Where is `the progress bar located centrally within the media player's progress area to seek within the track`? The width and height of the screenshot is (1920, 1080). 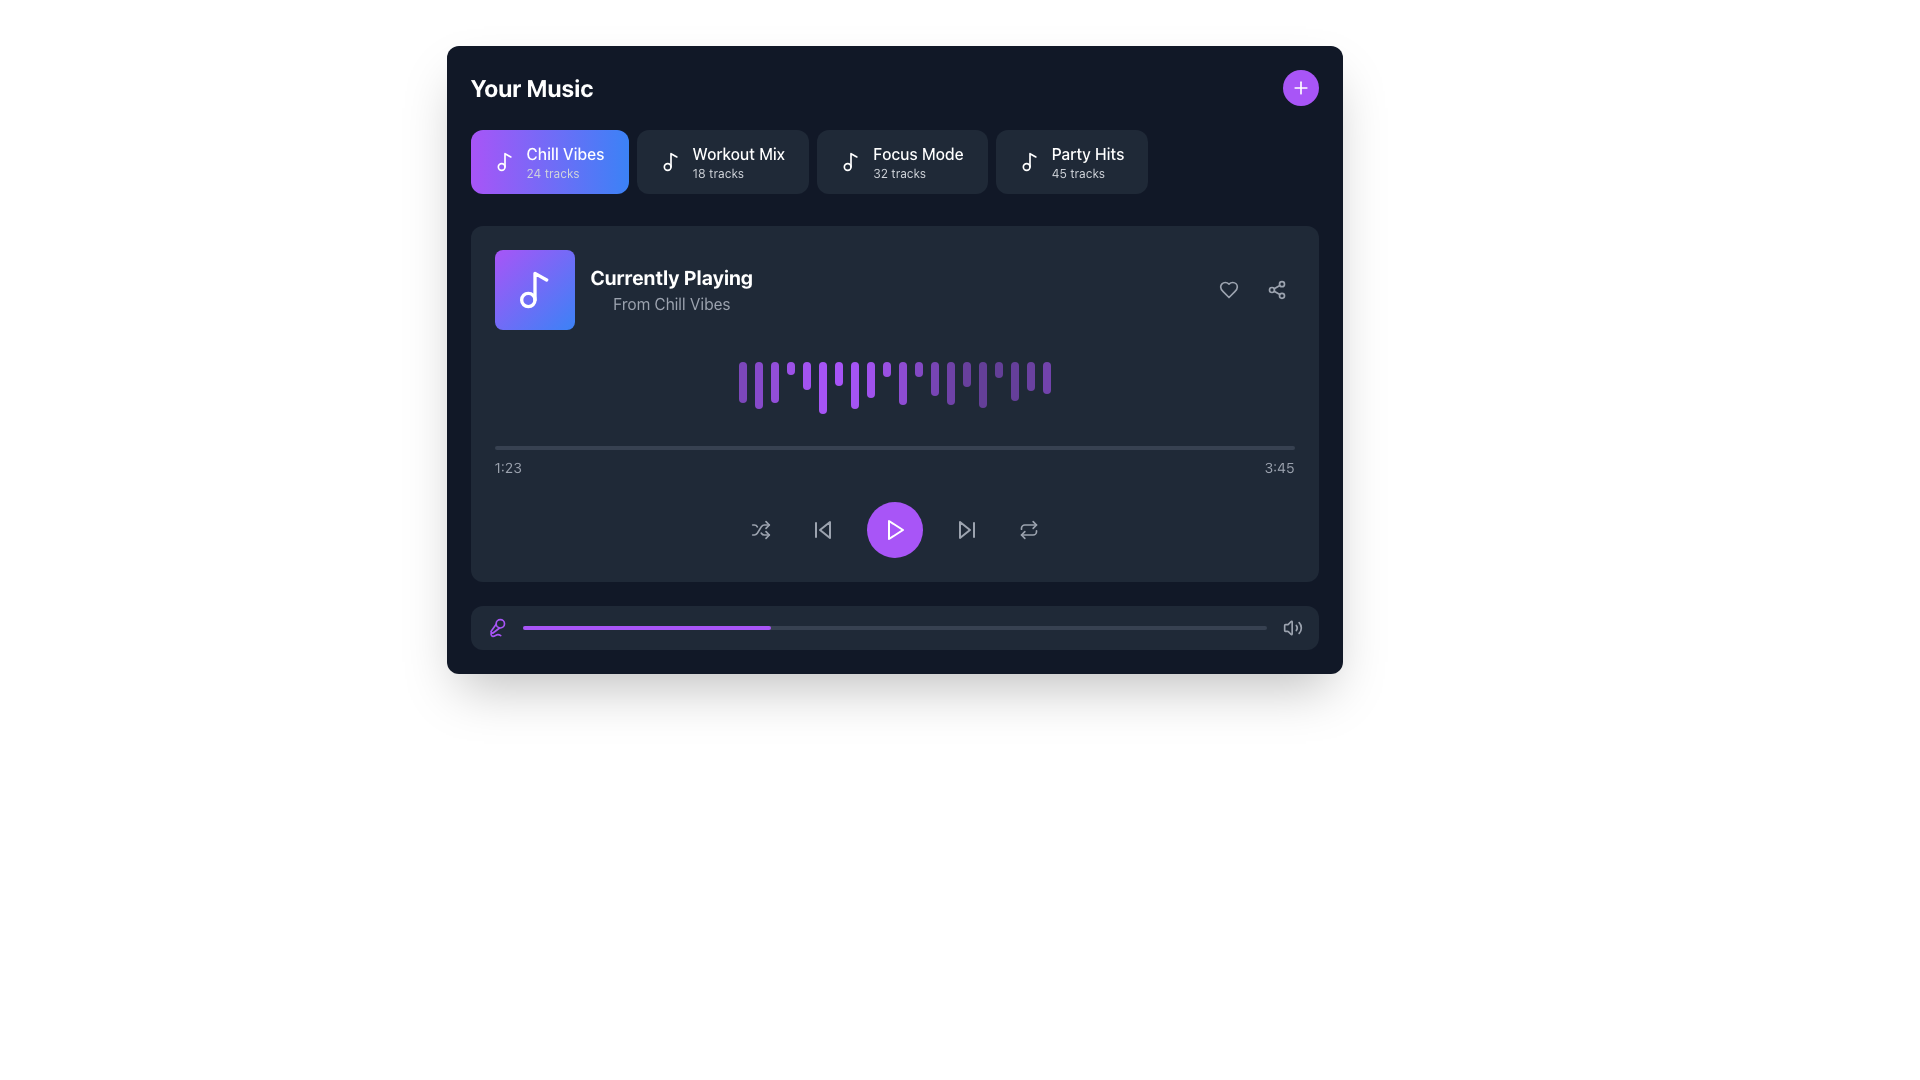
the progress bar located centrally within the media player's progress area to seek within the track is located at coordinates (893, 447).